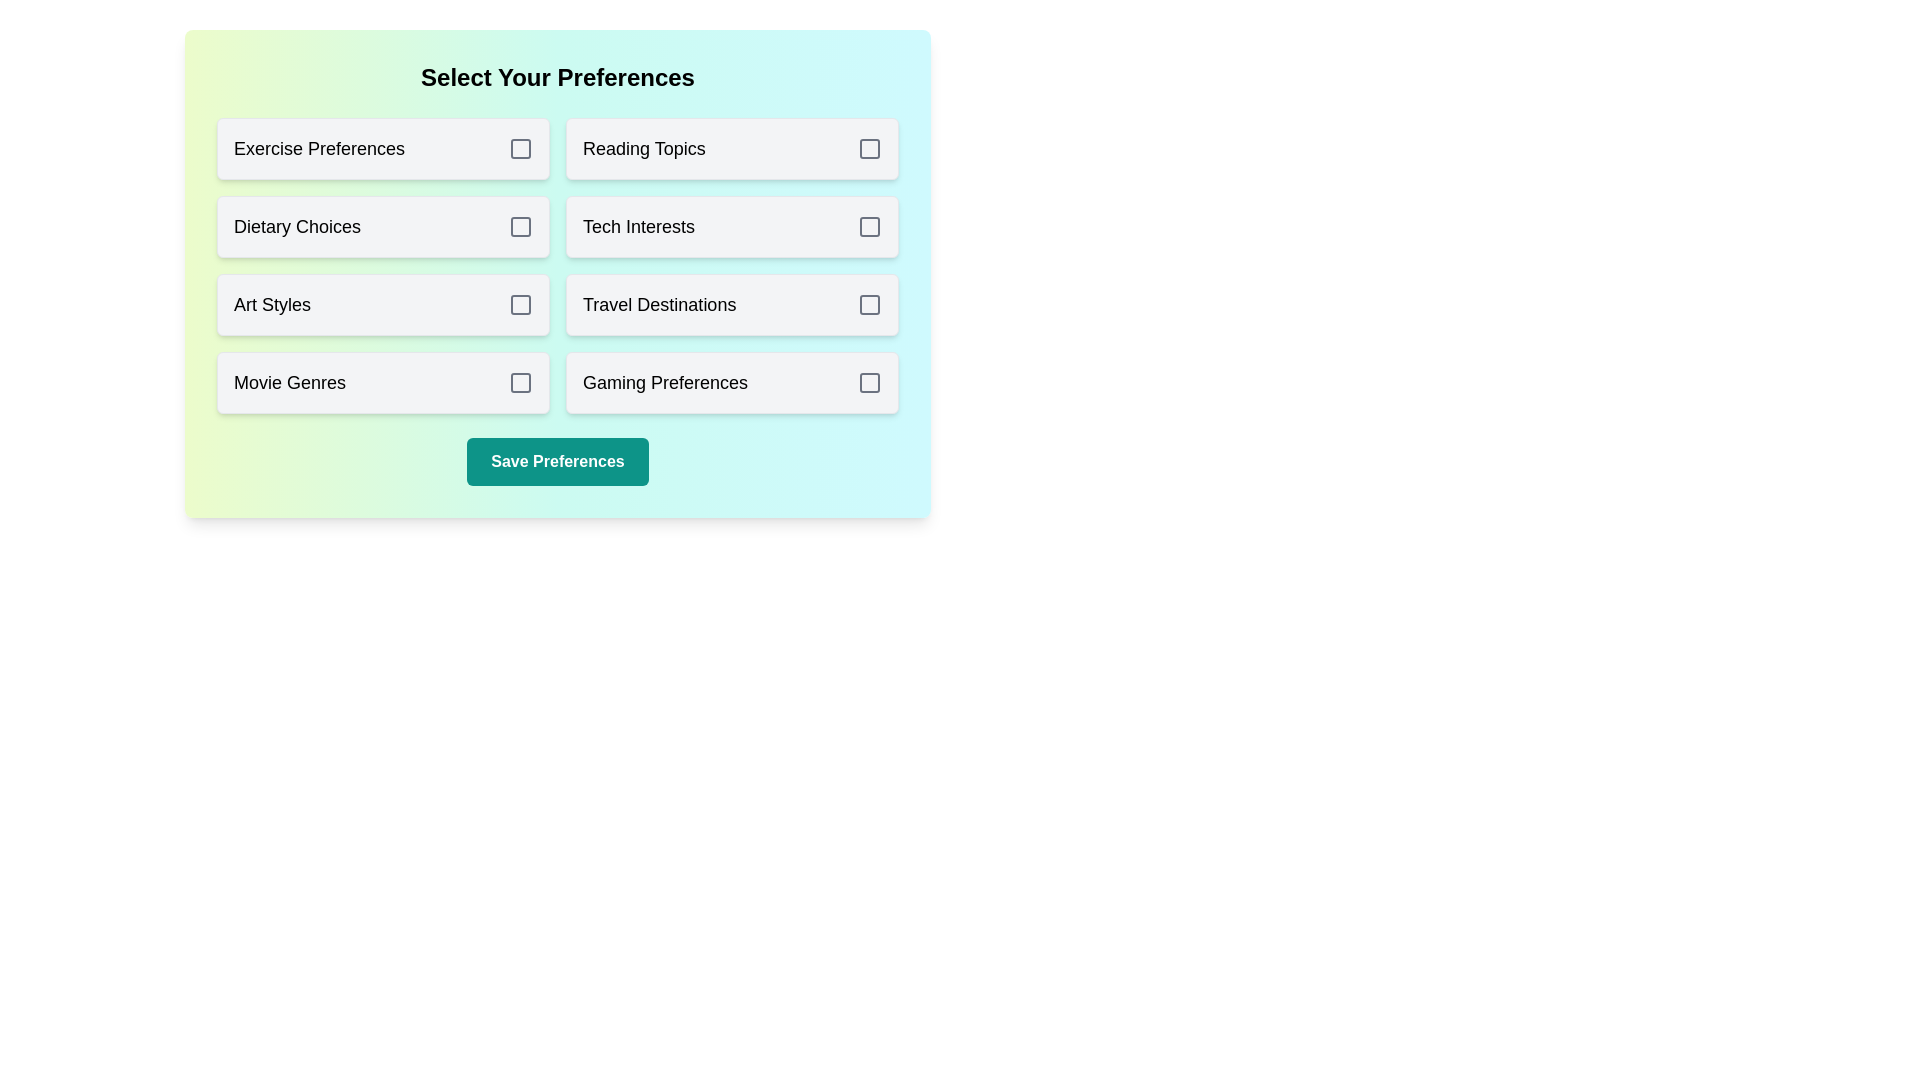 Image resolution: width=1920 pixels, height=1080 pixels. Describe the element at coordinates (731, 148) in the screenshot. I see `the preference option Reading Topics` at that location.